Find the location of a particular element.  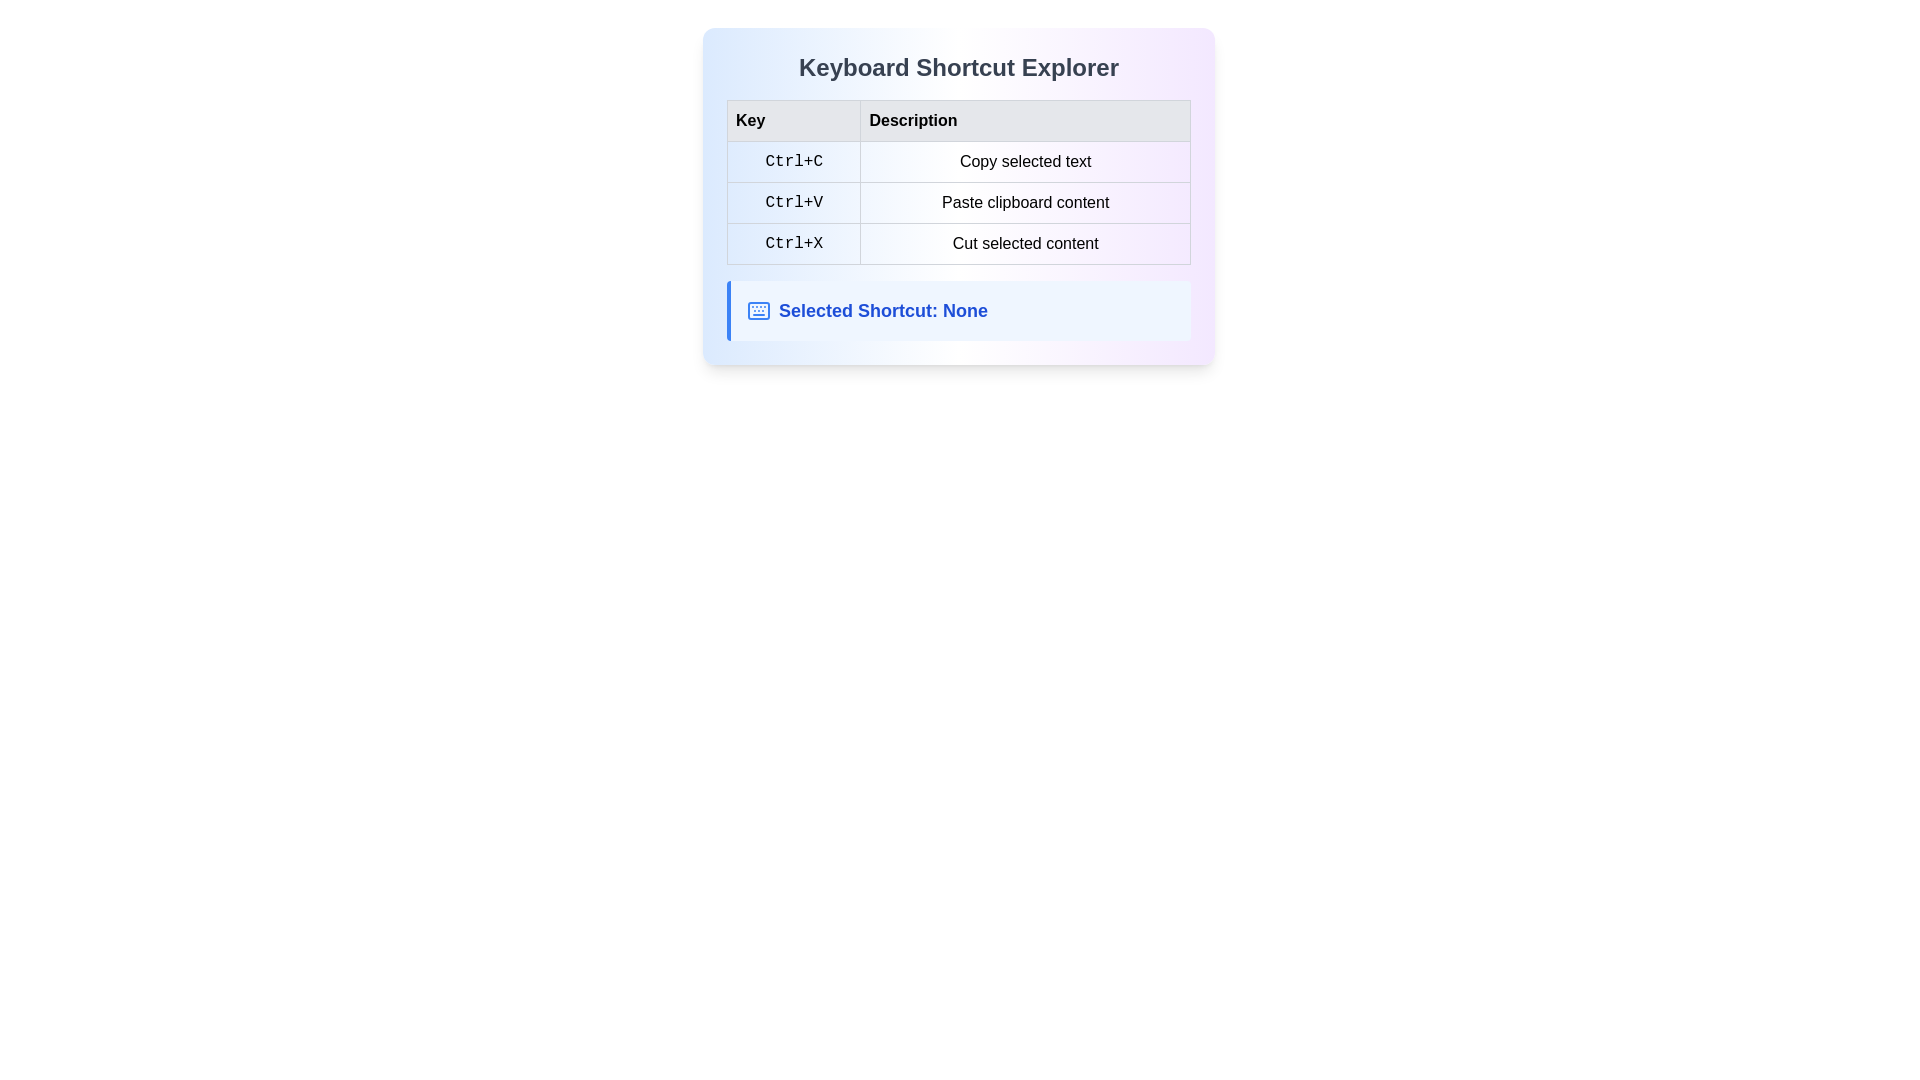

and understand the information presented in the 'Keyboard Shortcut Explorer' table, which lists keyboard shortcuts and their descriptions is located at coordinates (958, 196).